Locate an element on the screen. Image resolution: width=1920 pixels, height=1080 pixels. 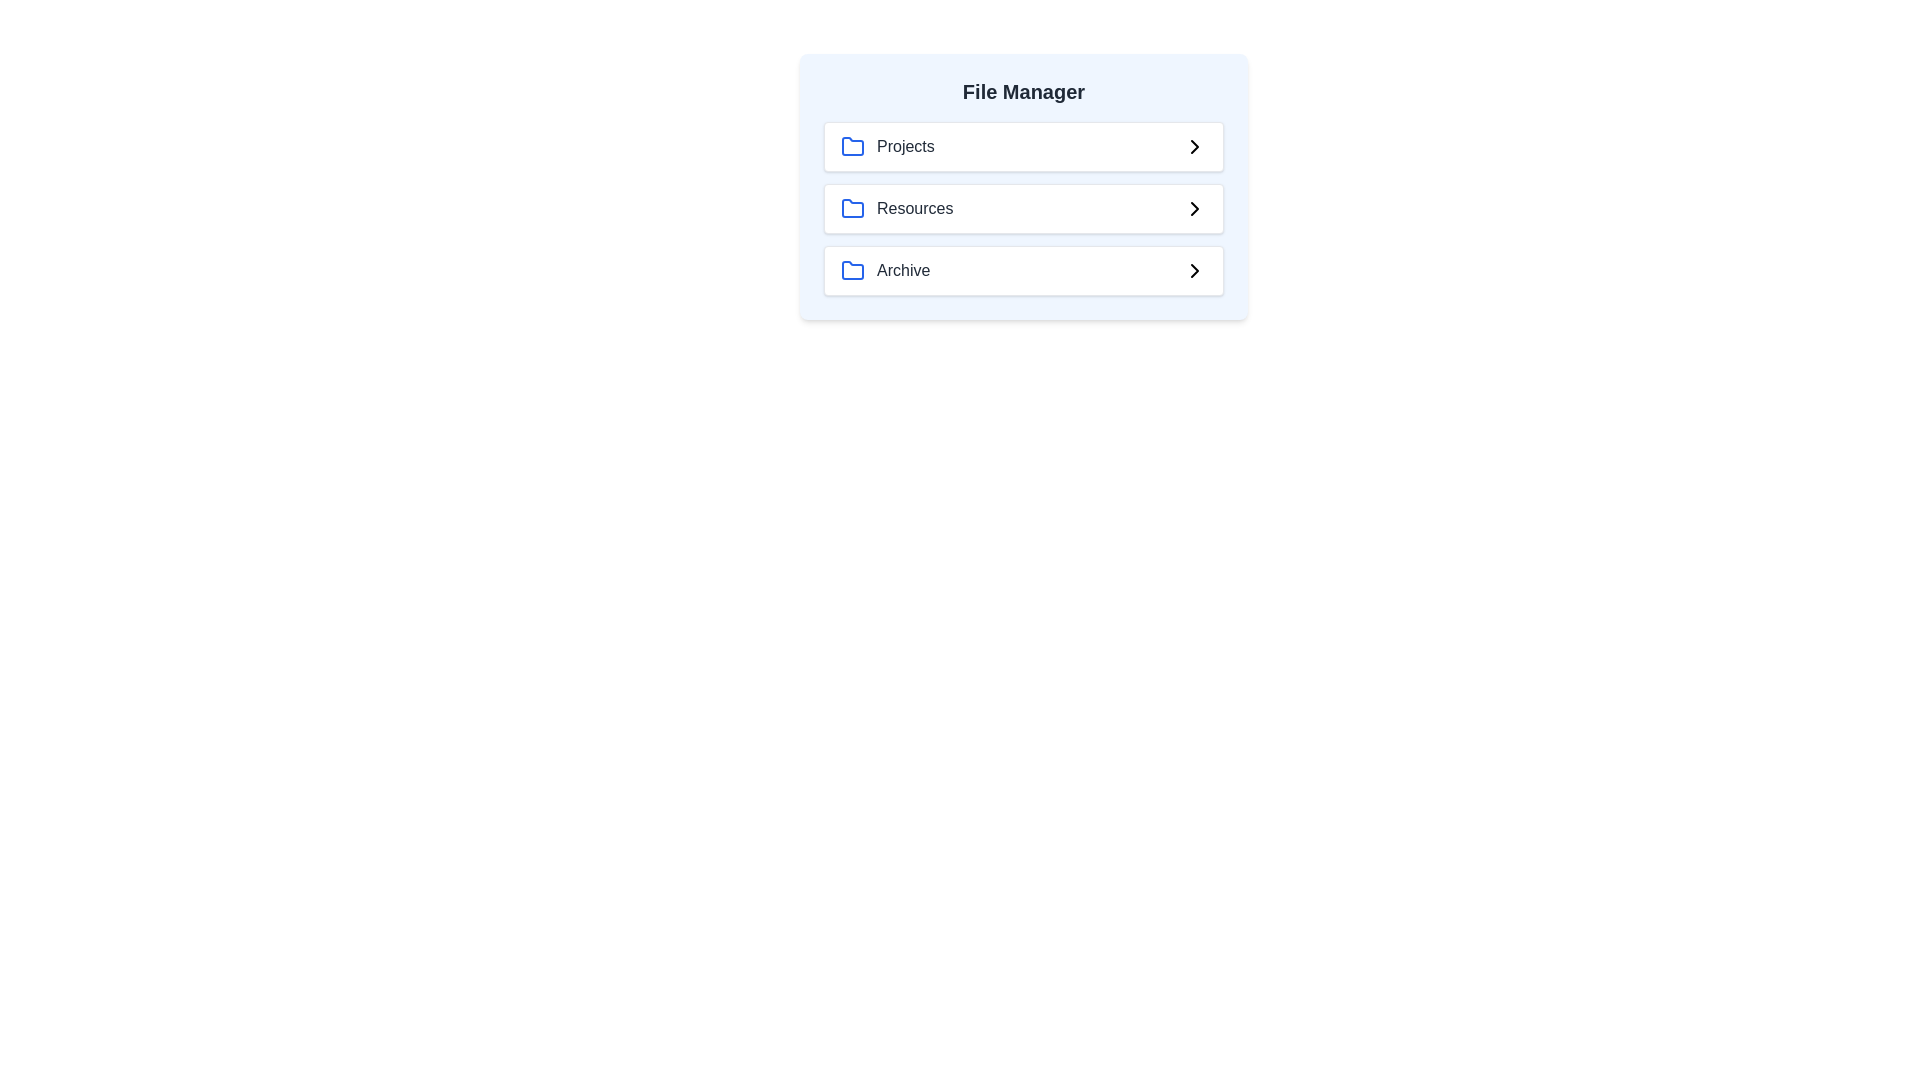
the right-pointing chevron arrow icon located on the far-right side of the 'Archive' row in the 'File Manager' section is located at coordinates (1195, 270).